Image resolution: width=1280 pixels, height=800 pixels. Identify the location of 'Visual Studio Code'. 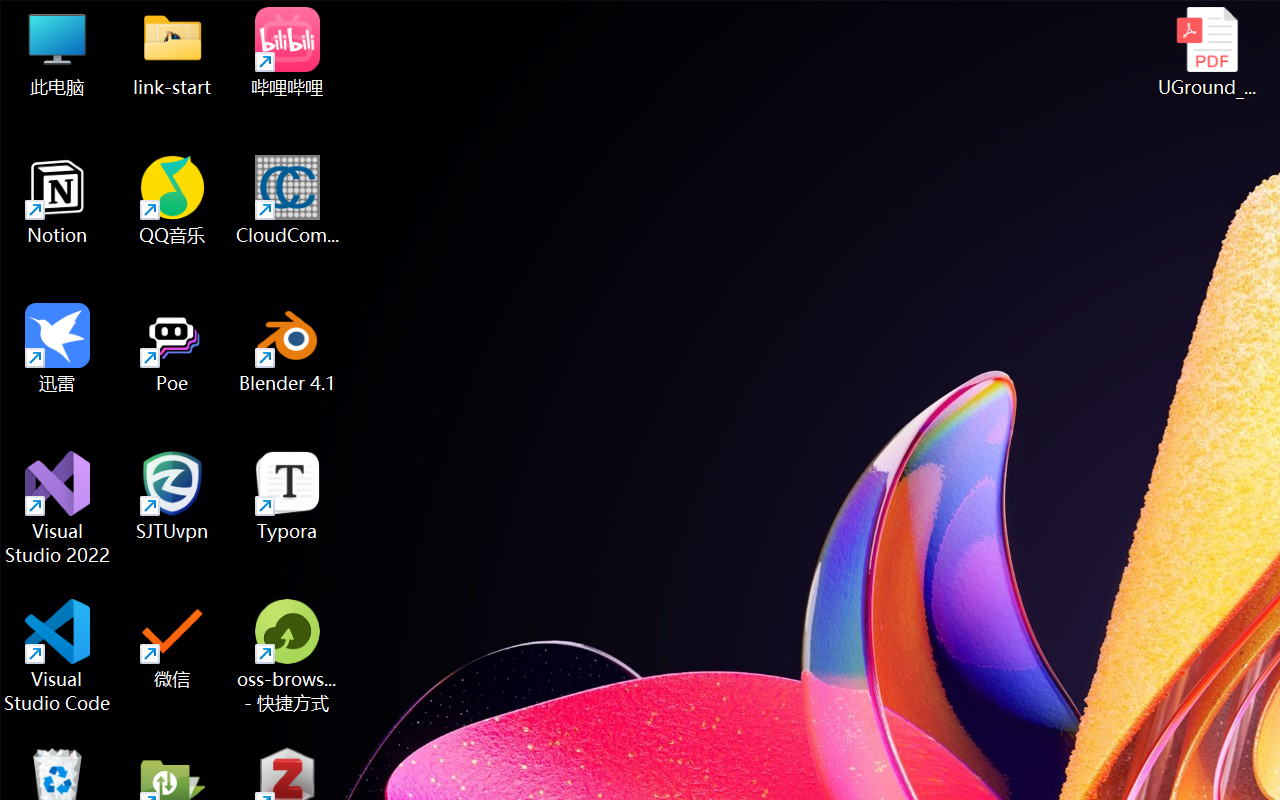
(57, 655).